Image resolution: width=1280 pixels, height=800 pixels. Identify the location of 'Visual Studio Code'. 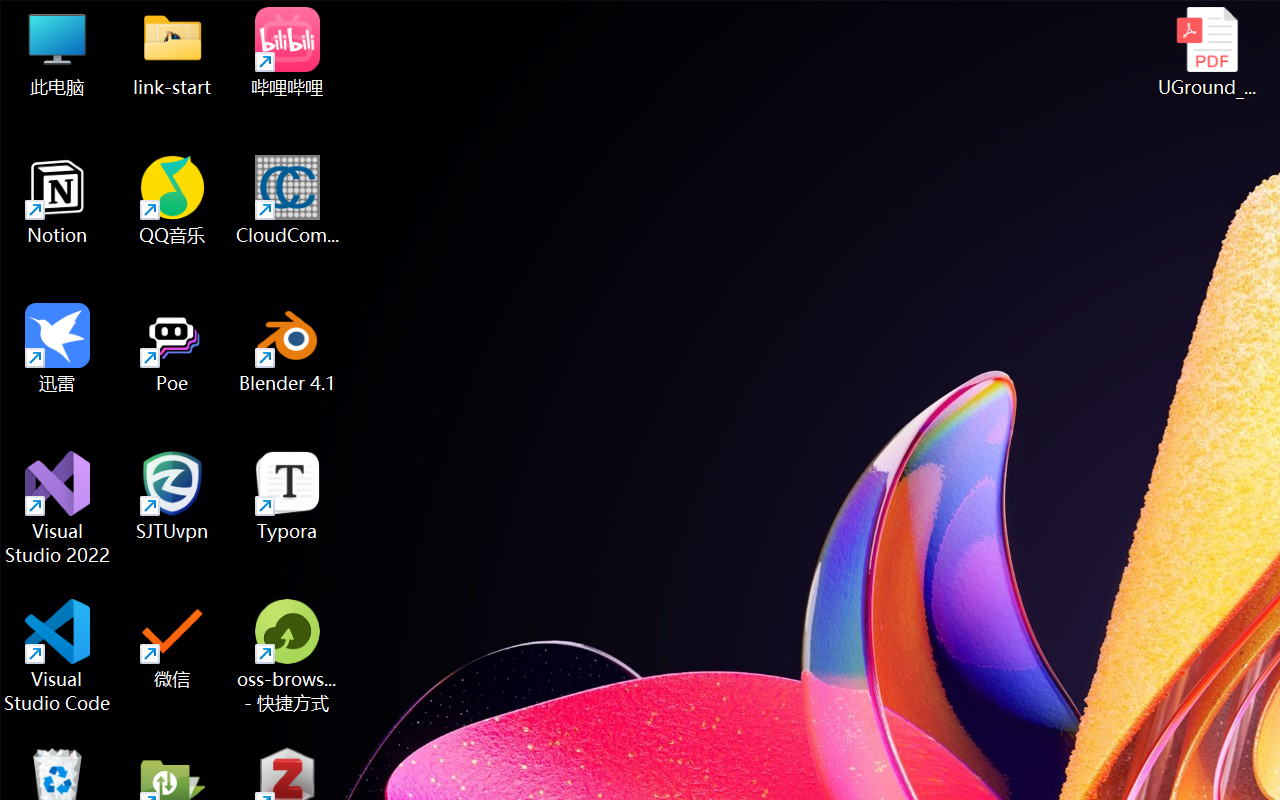
(57, 655).